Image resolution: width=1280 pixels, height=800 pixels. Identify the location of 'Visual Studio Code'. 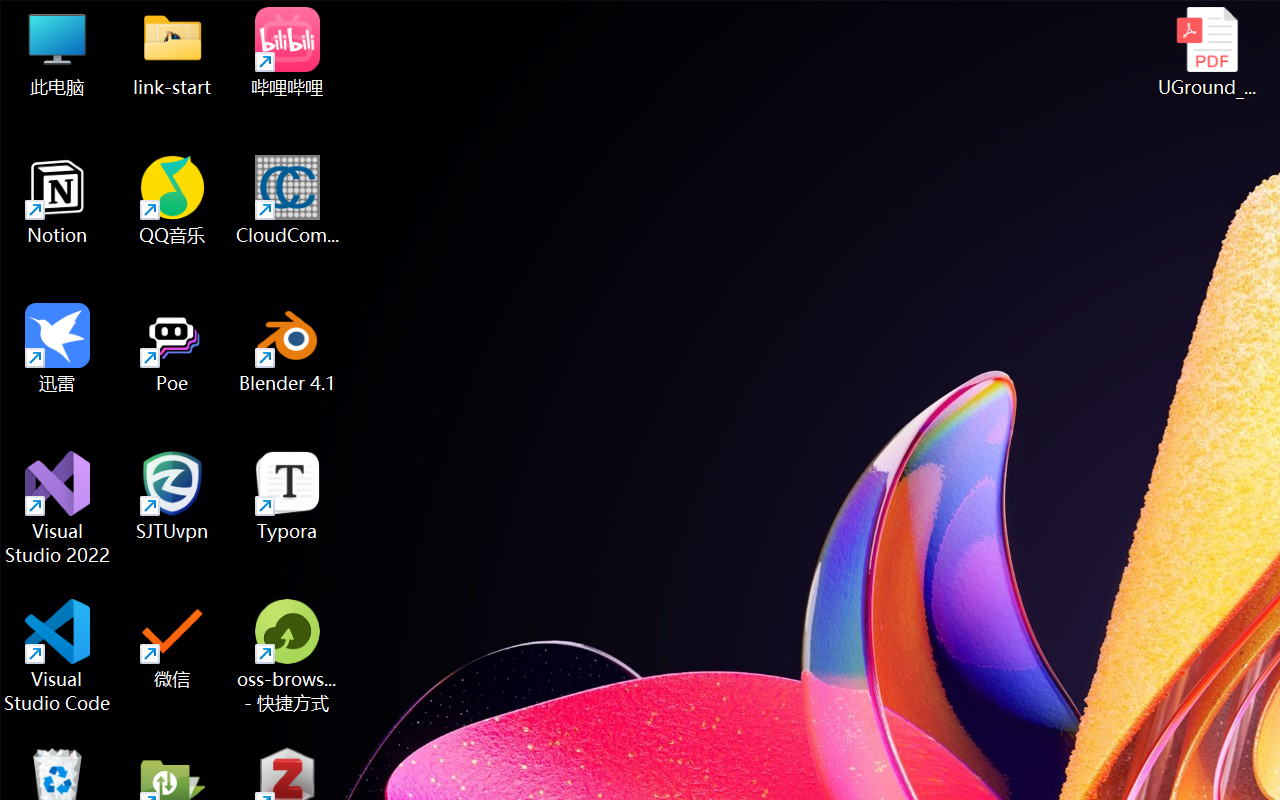
(57, 655).